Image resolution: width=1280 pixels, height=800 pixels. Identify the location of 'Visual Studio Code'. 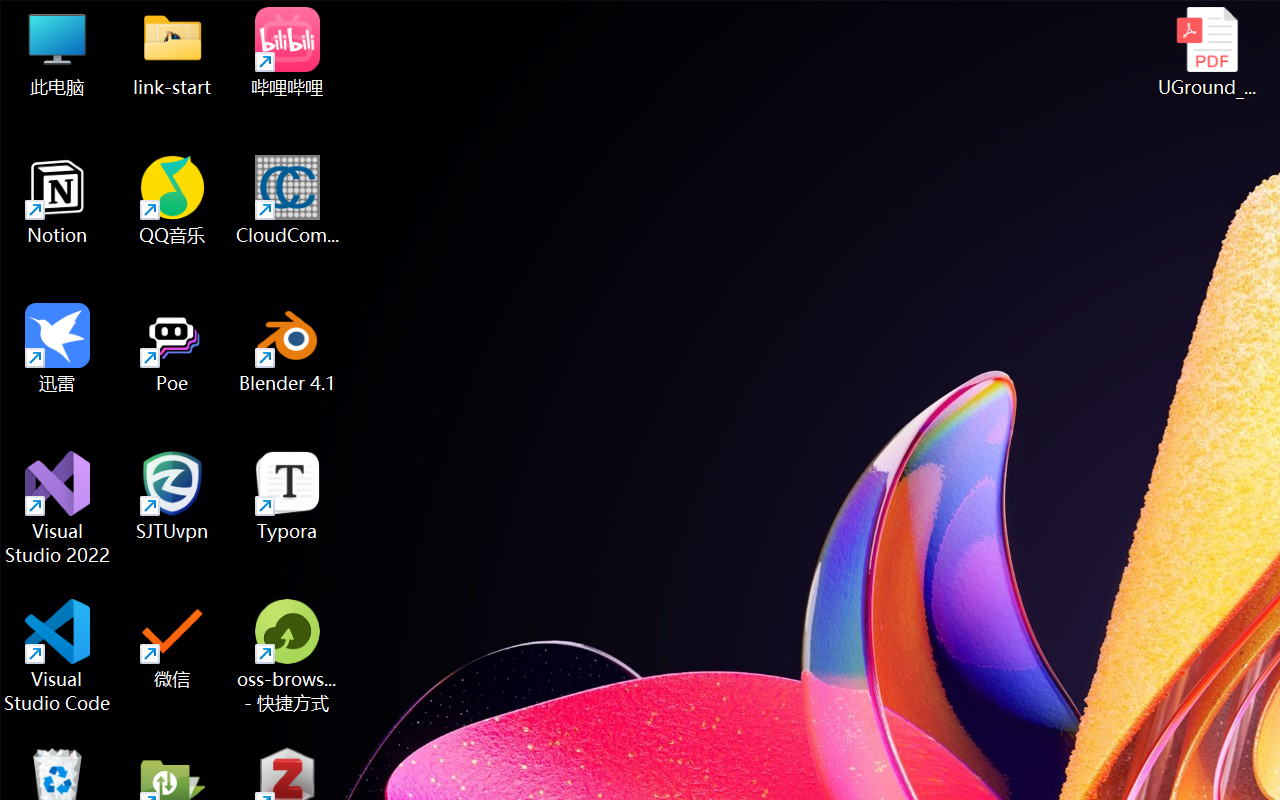
(57, 655).